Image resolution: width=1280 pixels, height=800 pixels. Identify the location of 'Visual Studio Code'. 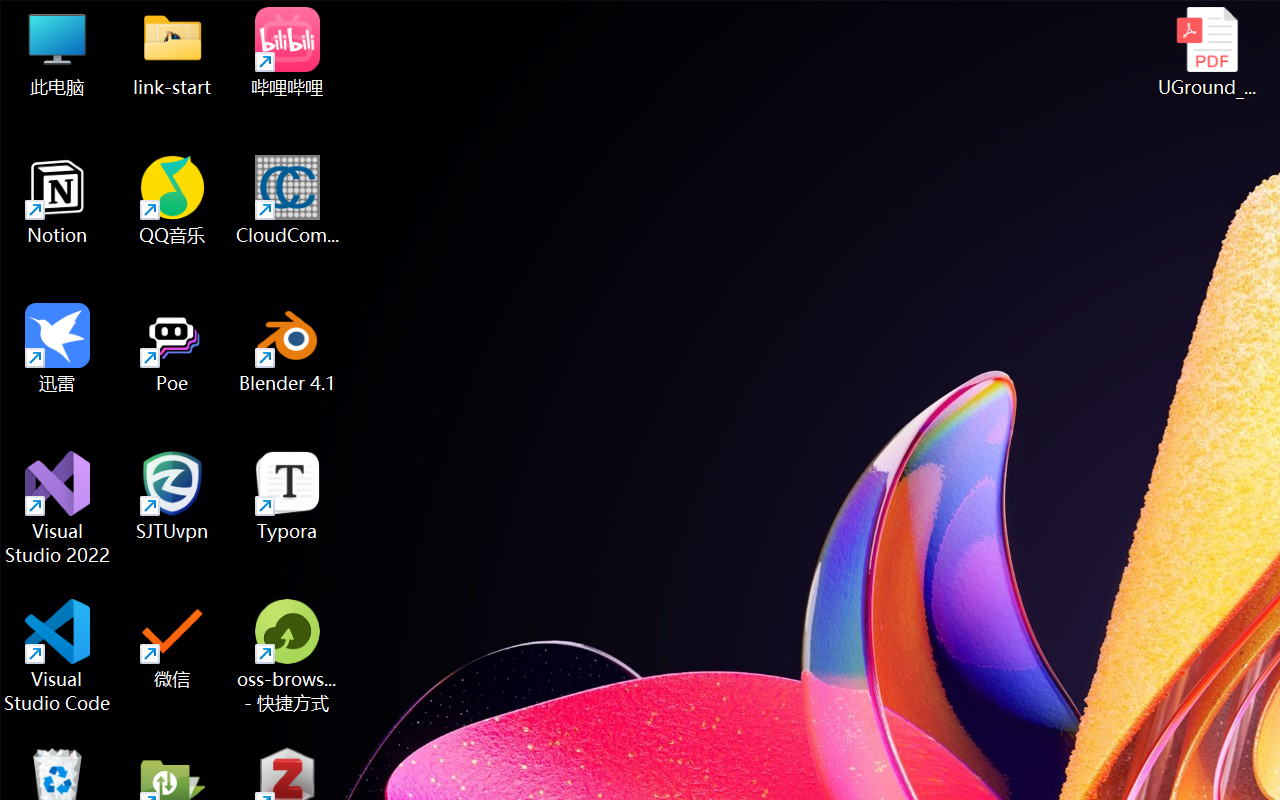
(57, 655).